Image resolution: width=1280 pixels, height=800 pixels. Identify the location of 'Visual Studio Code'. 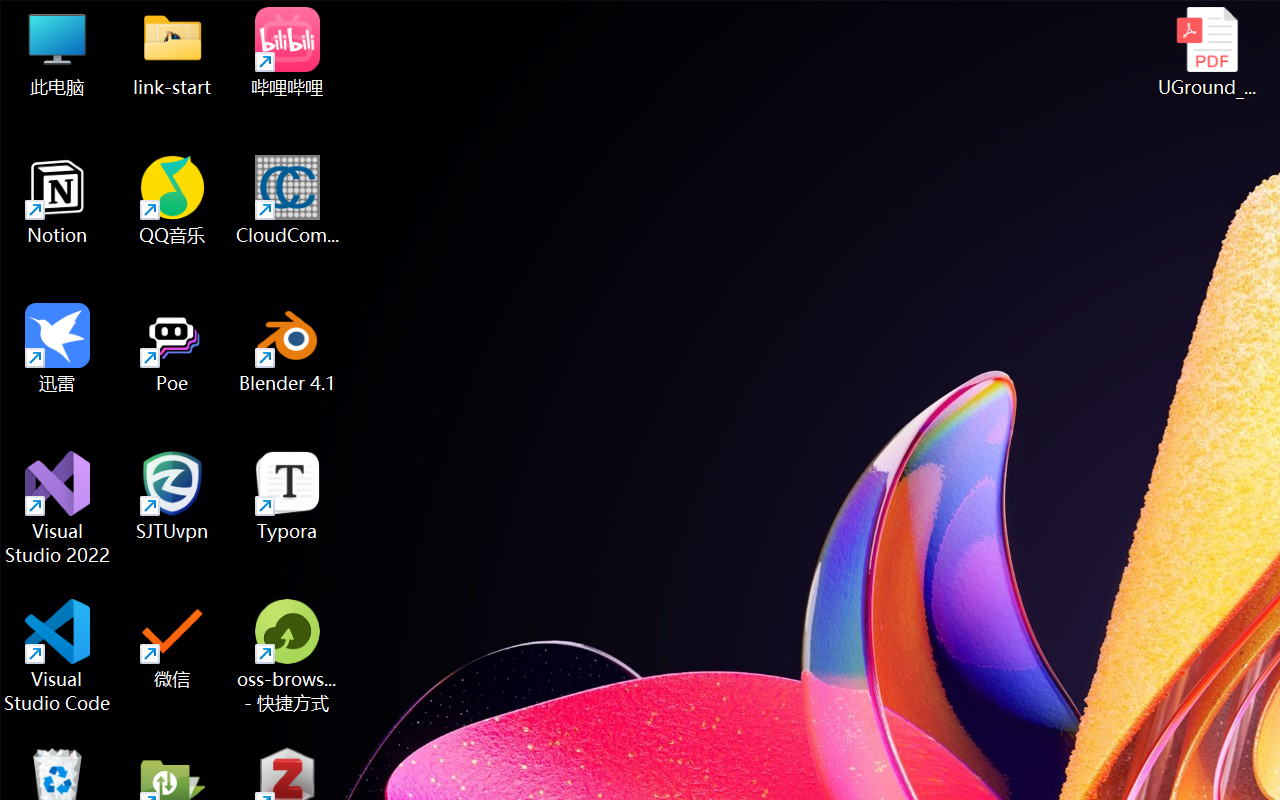
(57, 655).